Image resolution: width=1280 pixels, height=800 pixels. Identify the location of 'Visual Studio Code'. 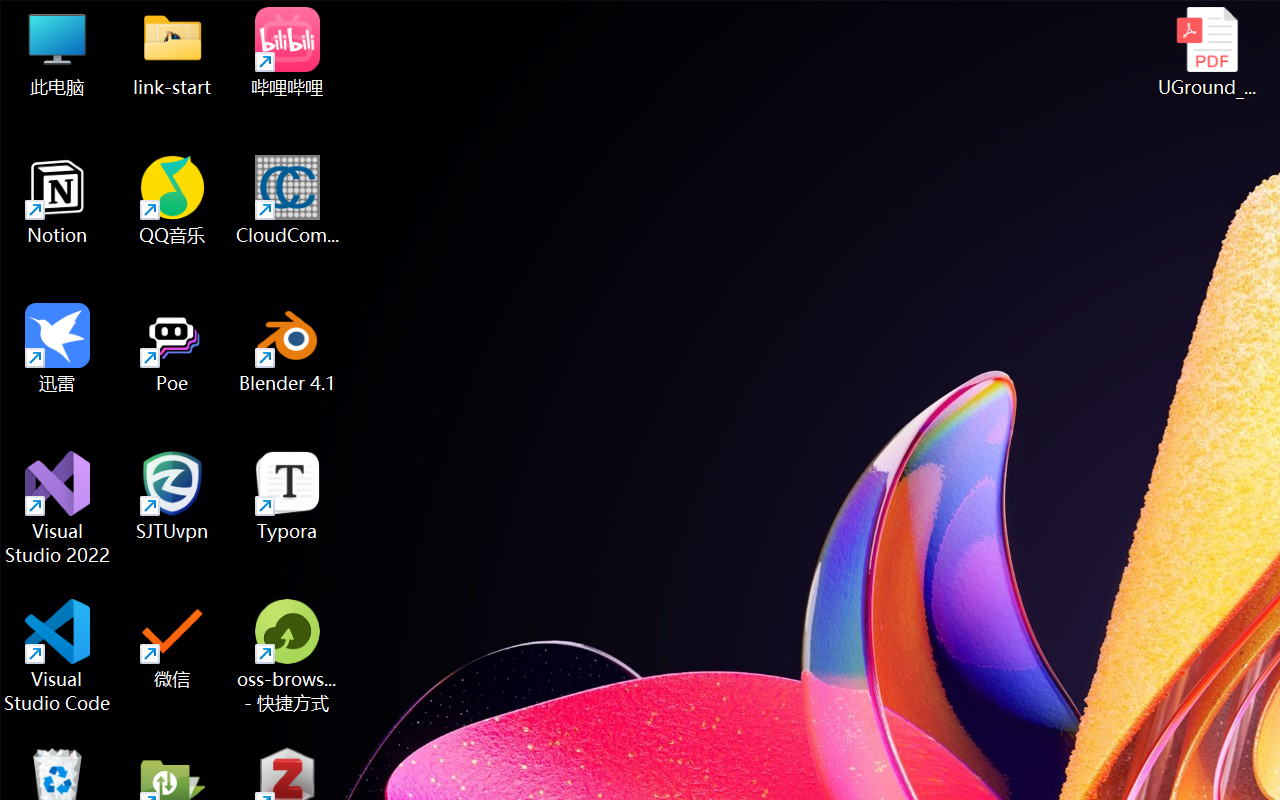
(57, 655).